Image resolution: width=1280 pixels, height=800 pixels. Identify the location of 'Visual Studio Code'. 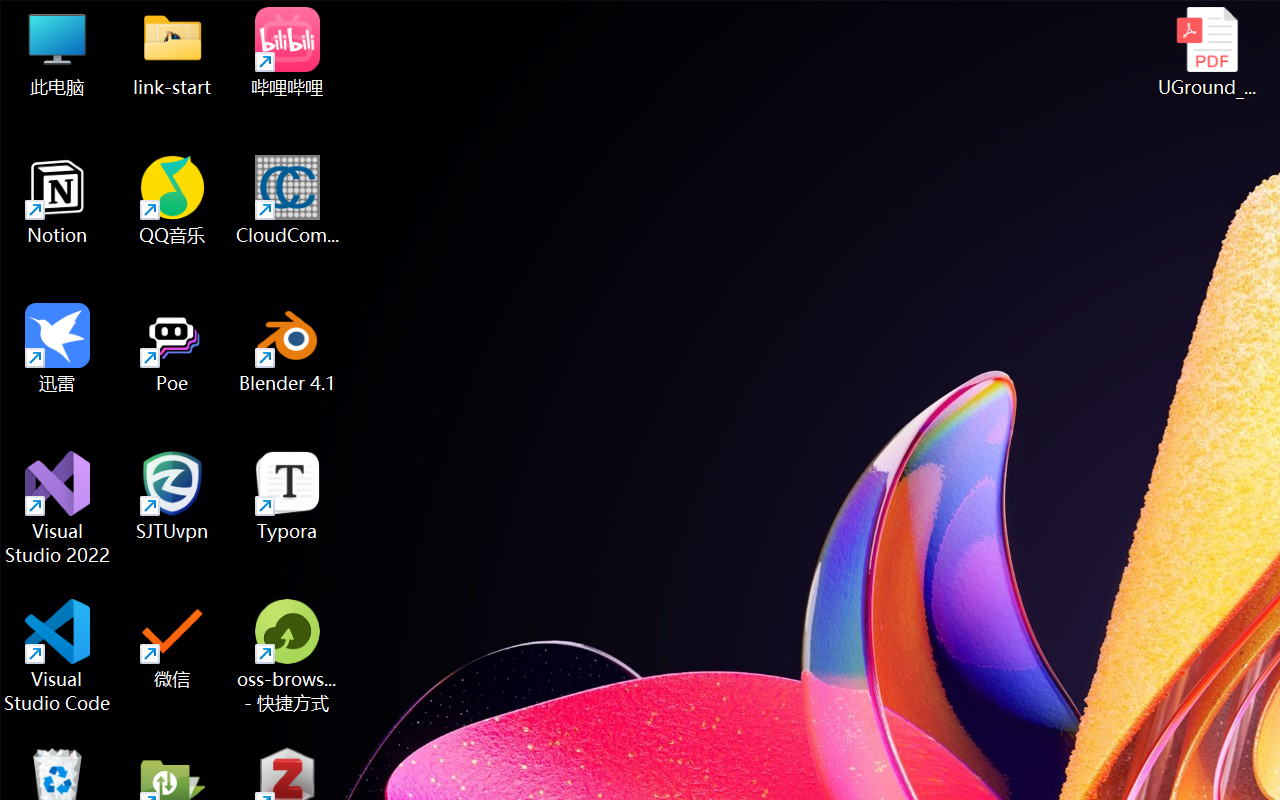
(57, 655).